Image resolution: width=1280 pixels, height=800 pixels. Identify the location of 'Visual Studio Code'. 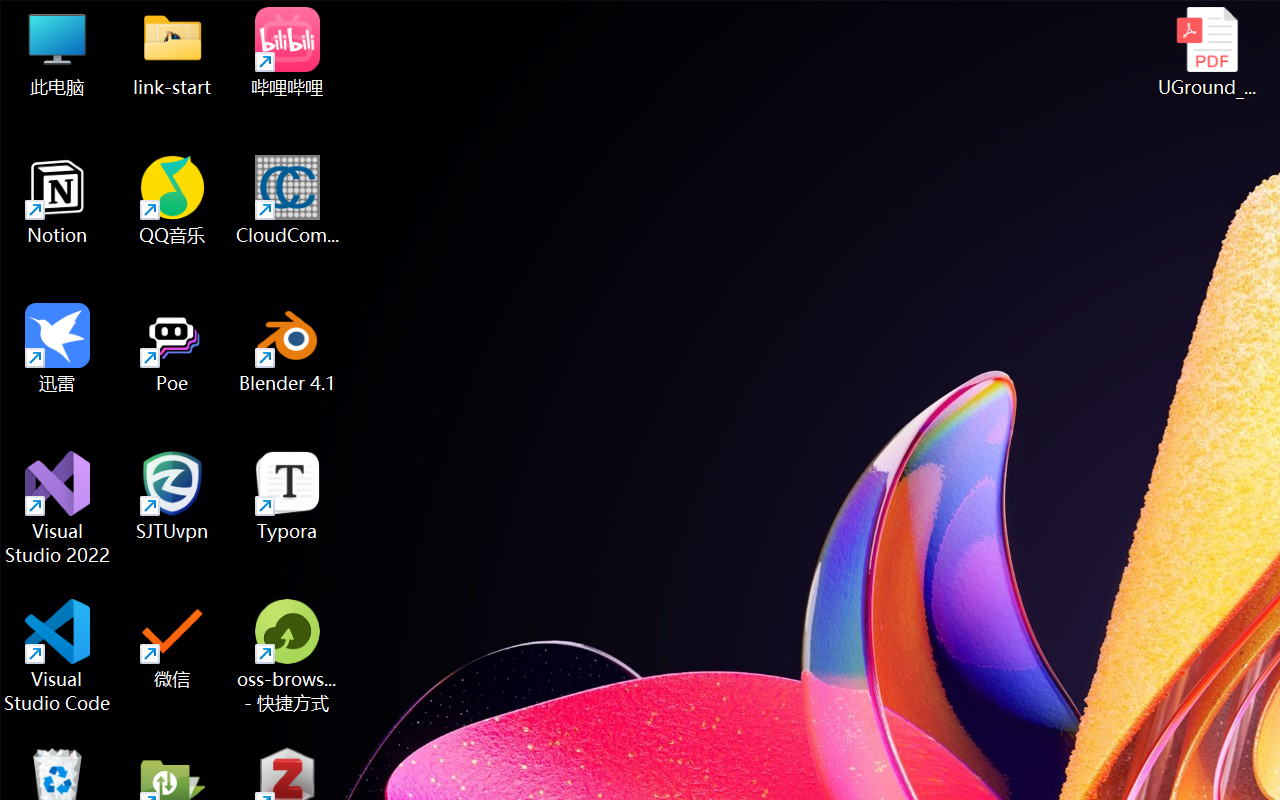
(57, 655).